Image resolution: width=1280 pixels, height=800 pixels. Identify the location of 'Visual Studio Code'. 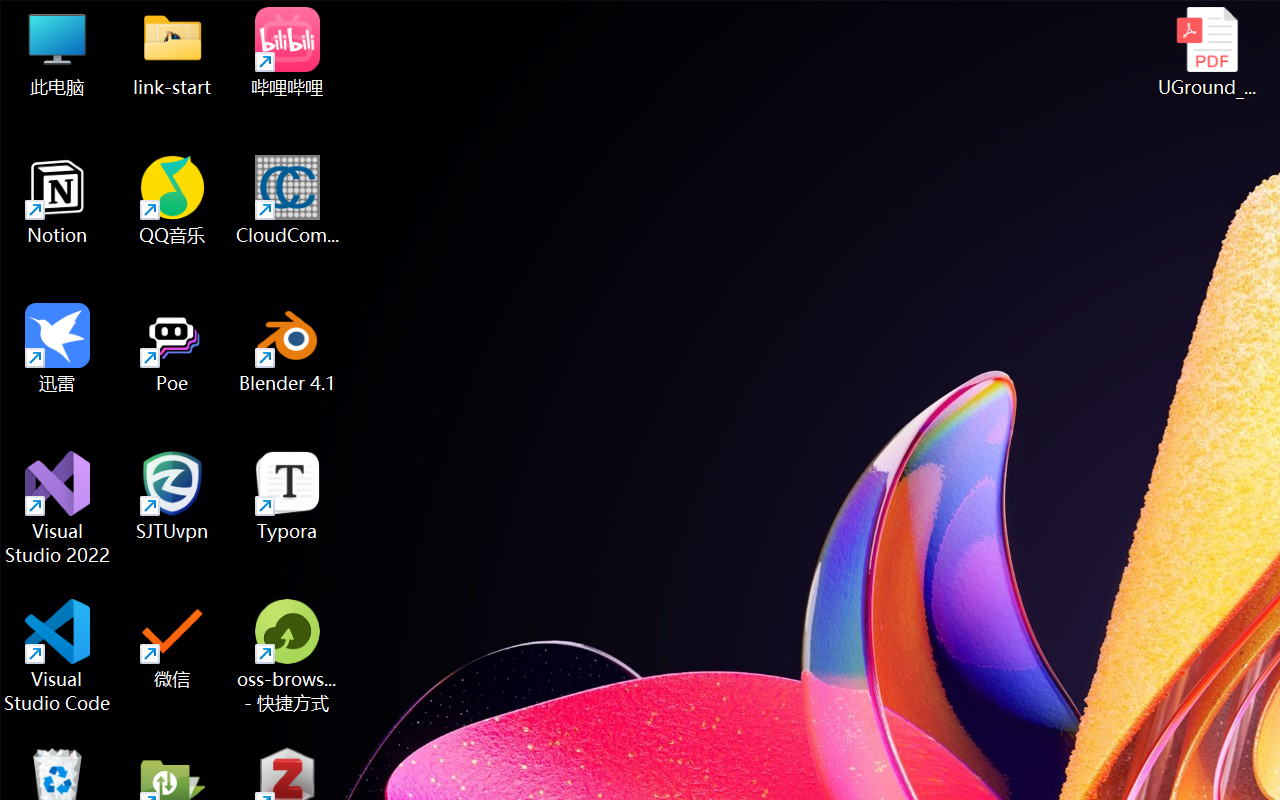
(57, 655).